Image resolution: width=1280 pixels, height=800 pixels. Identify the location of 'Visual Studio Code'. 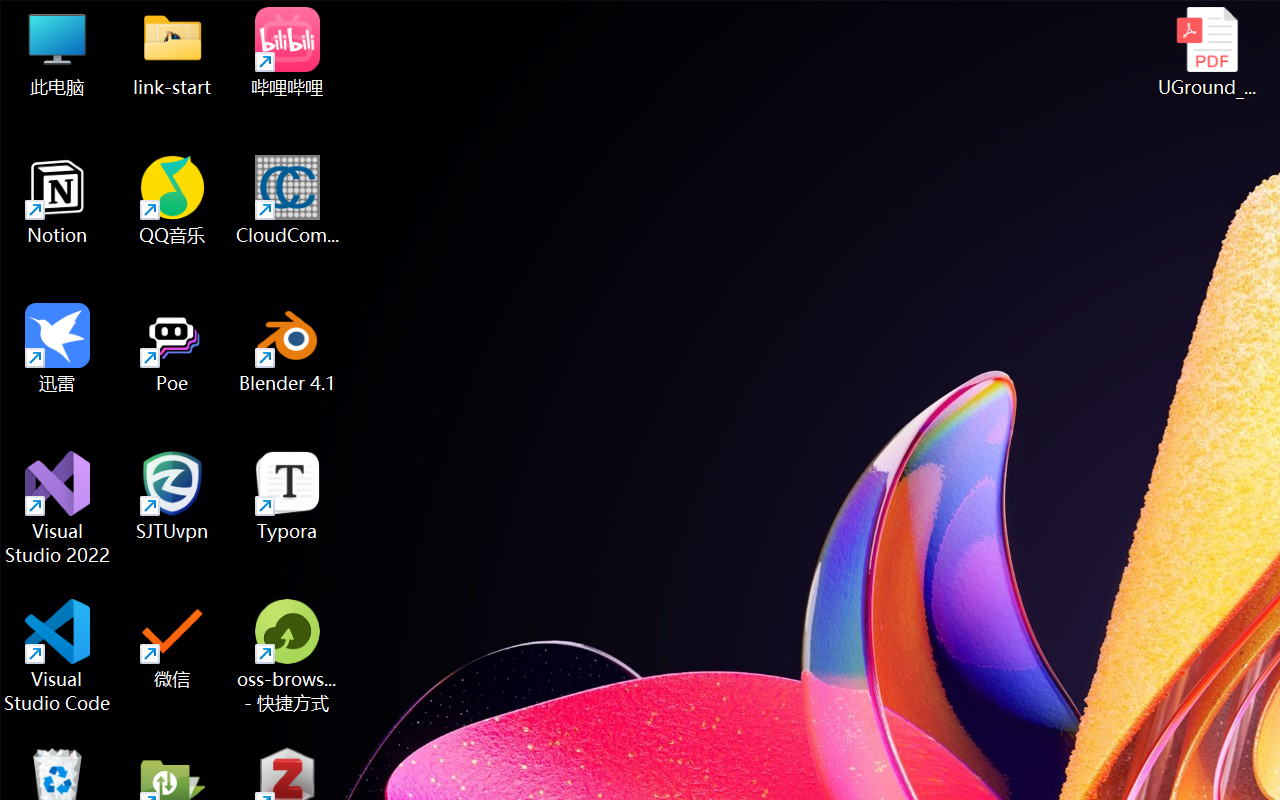
(57, 655).